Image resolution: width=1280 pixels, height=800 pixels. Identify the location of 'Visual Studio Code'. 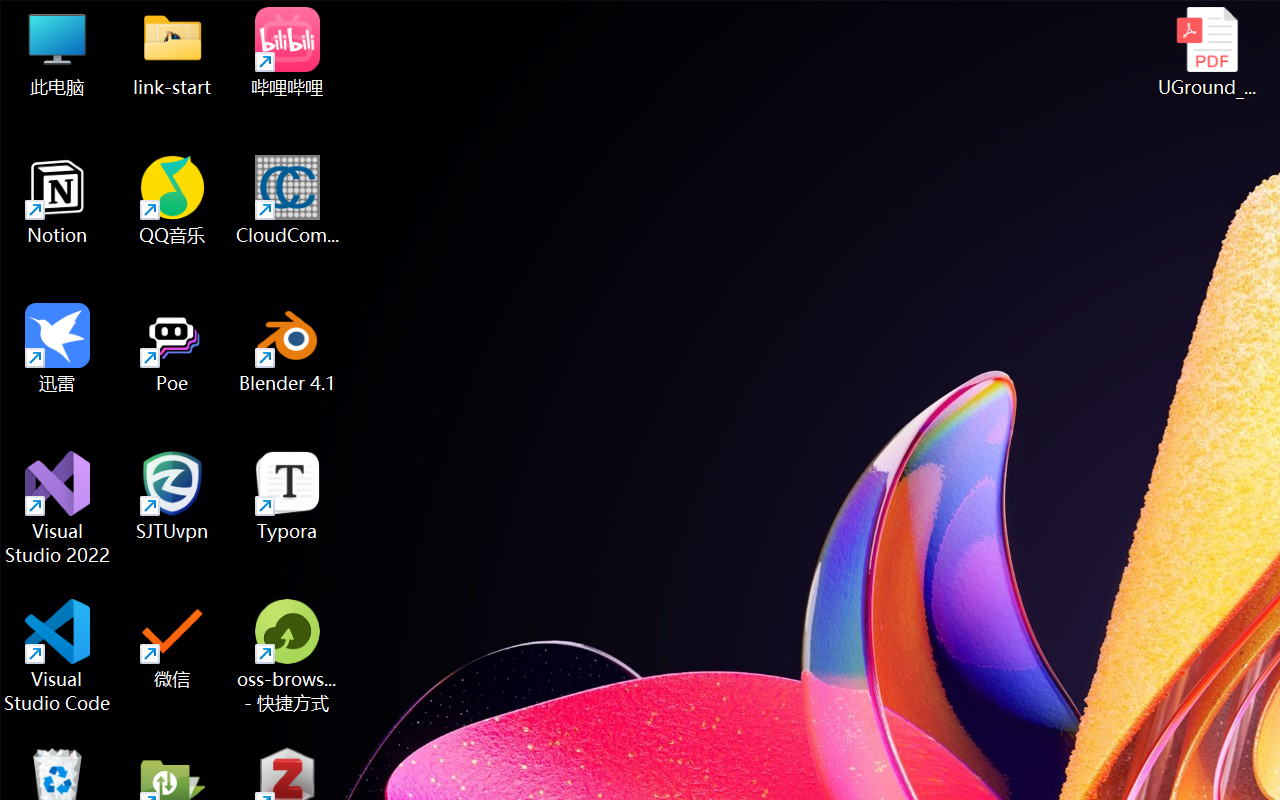
(57, 655).